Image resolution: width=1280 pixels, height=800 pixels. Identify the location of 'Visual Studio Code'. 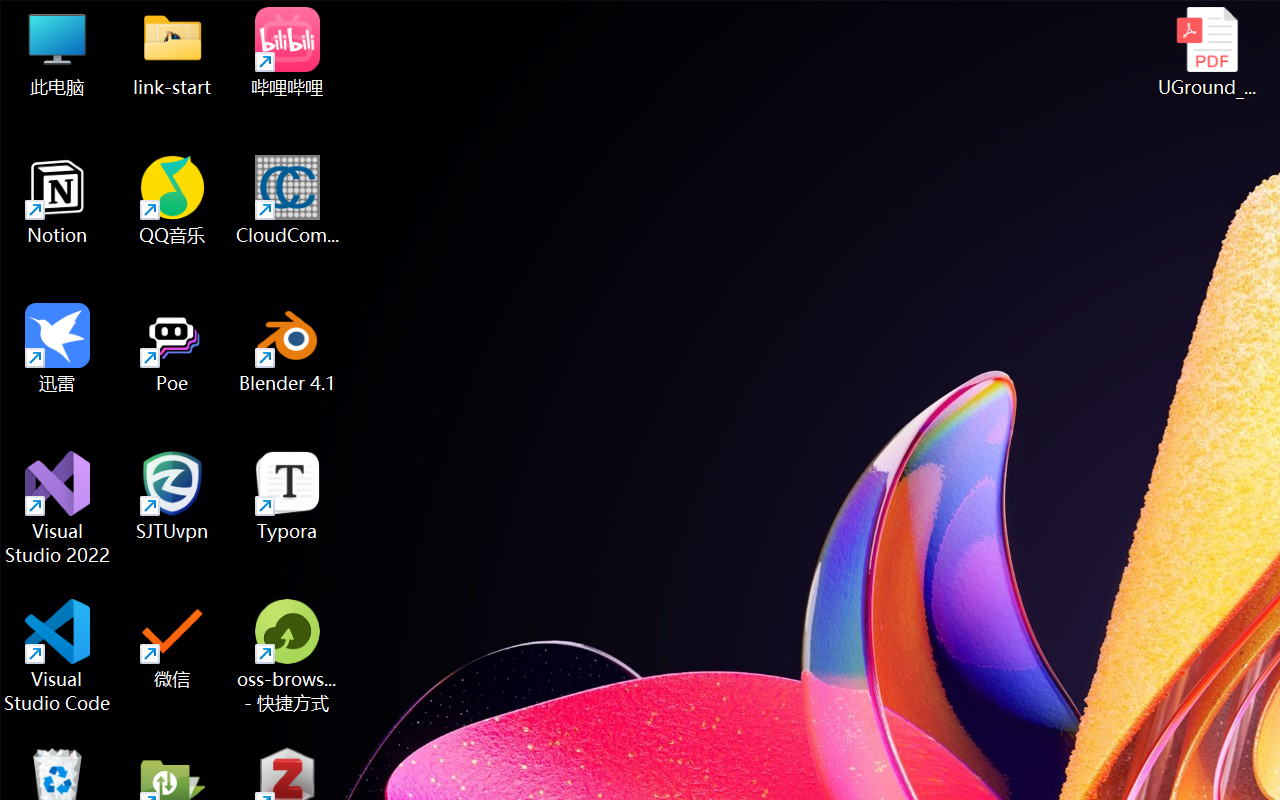
(57, 655).